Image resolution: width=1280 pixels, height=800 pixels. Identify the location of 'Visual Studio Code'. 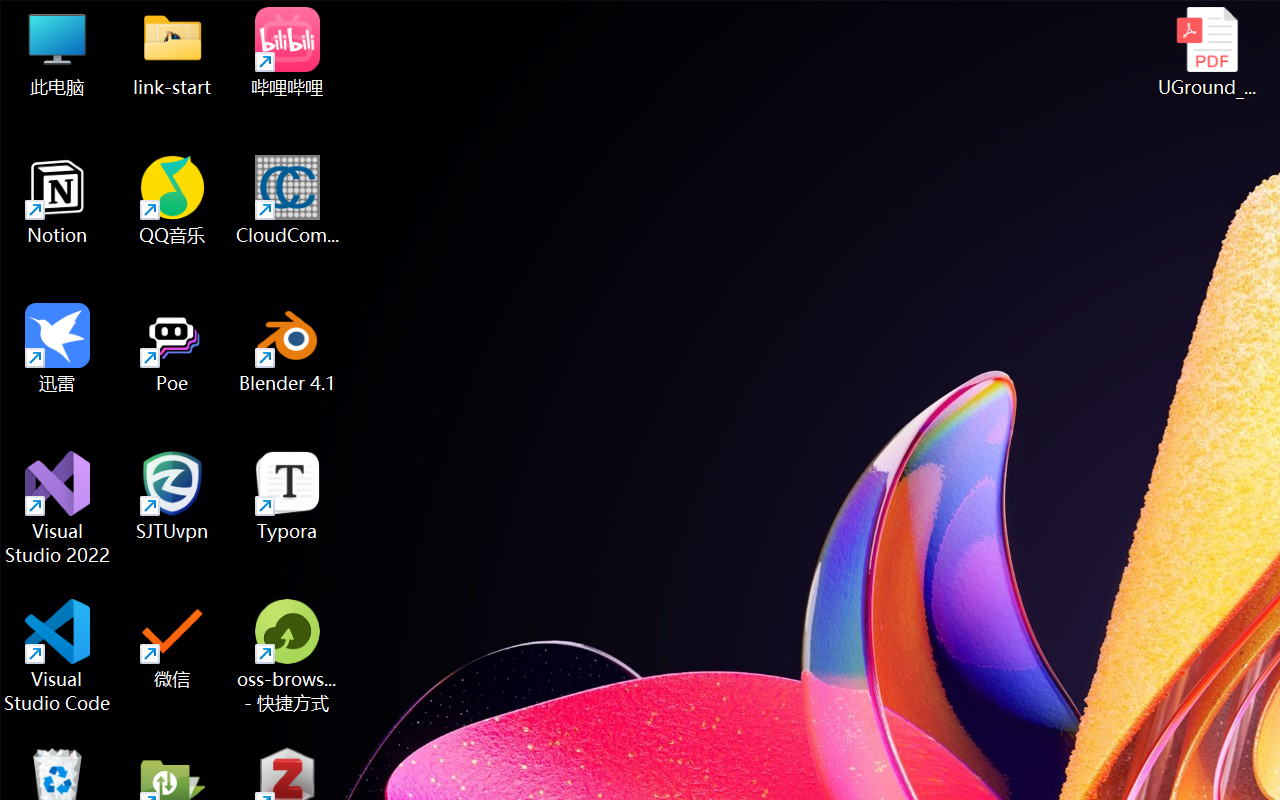
(57, 655).